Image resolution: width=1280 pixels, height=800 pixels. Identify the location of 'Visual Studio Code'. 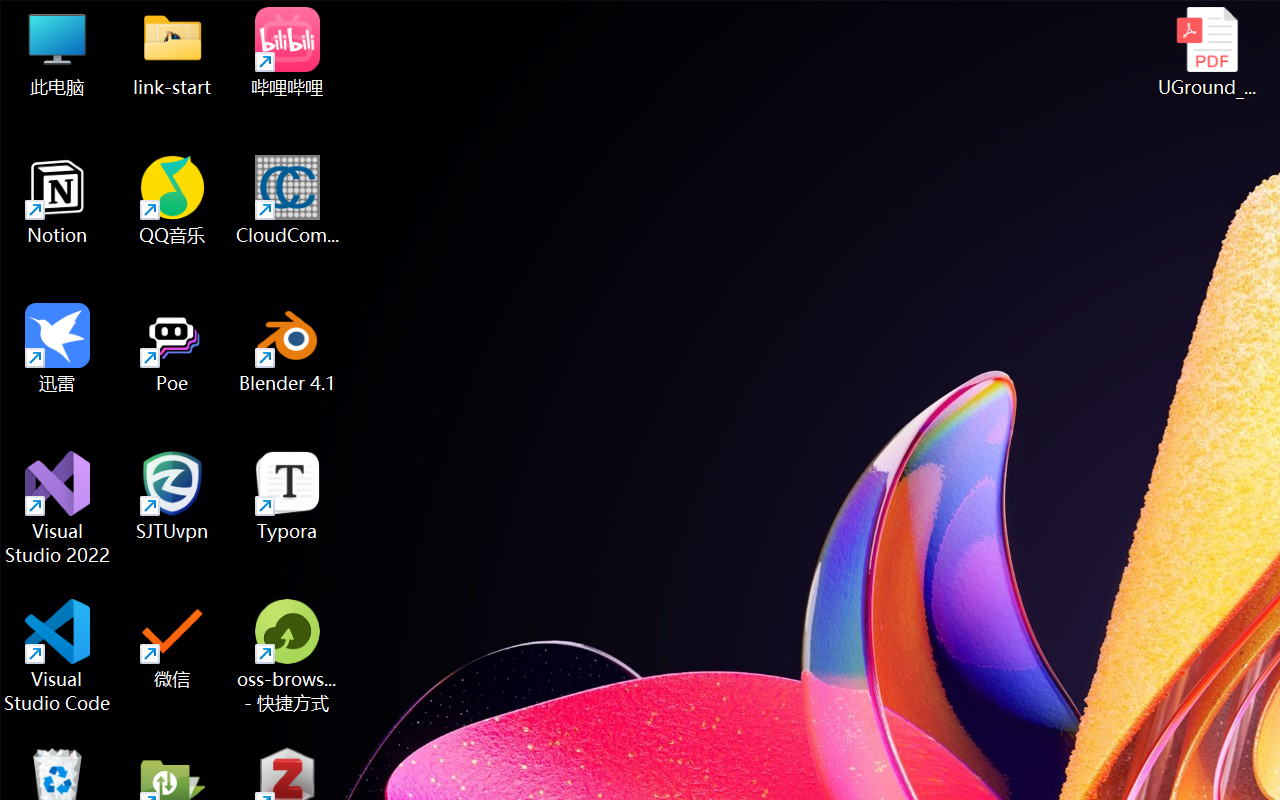
(57, 655).